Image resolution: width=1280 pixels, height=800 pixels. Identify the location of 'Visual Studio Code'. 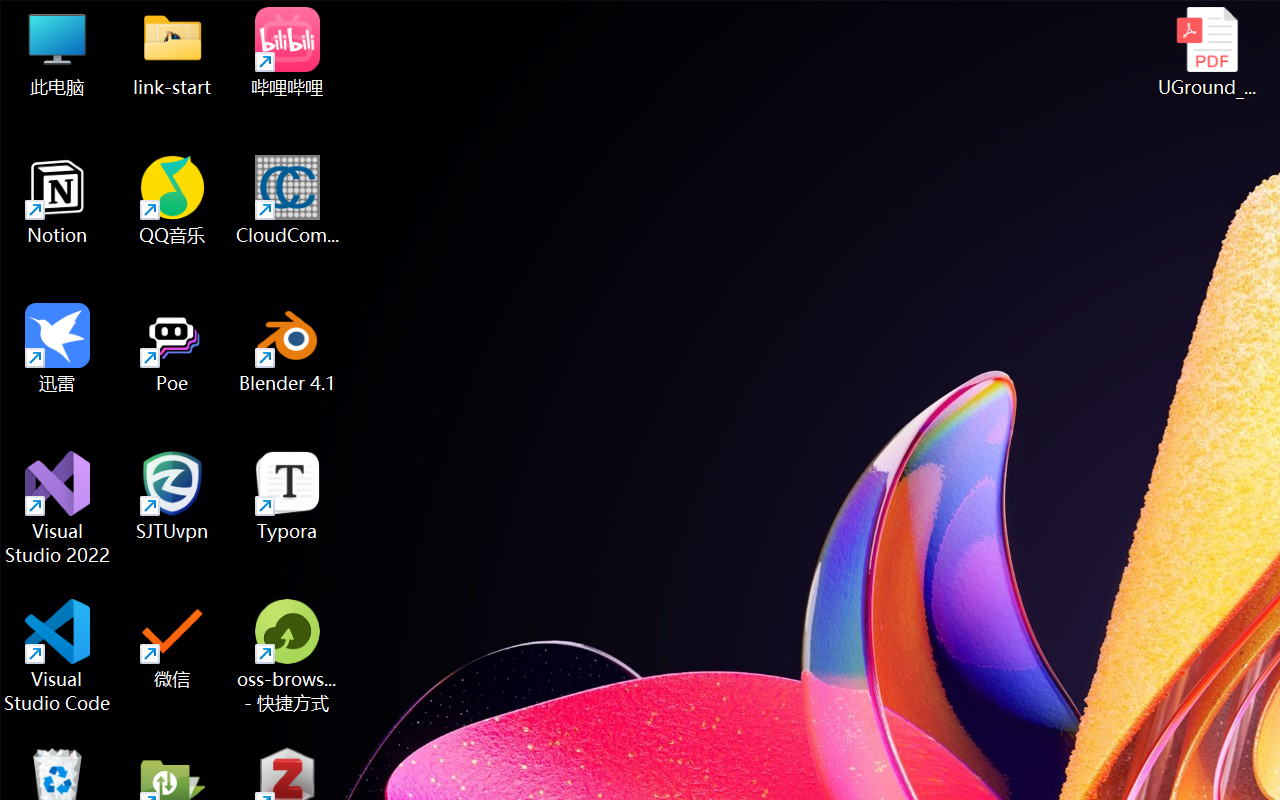
(57, 655).